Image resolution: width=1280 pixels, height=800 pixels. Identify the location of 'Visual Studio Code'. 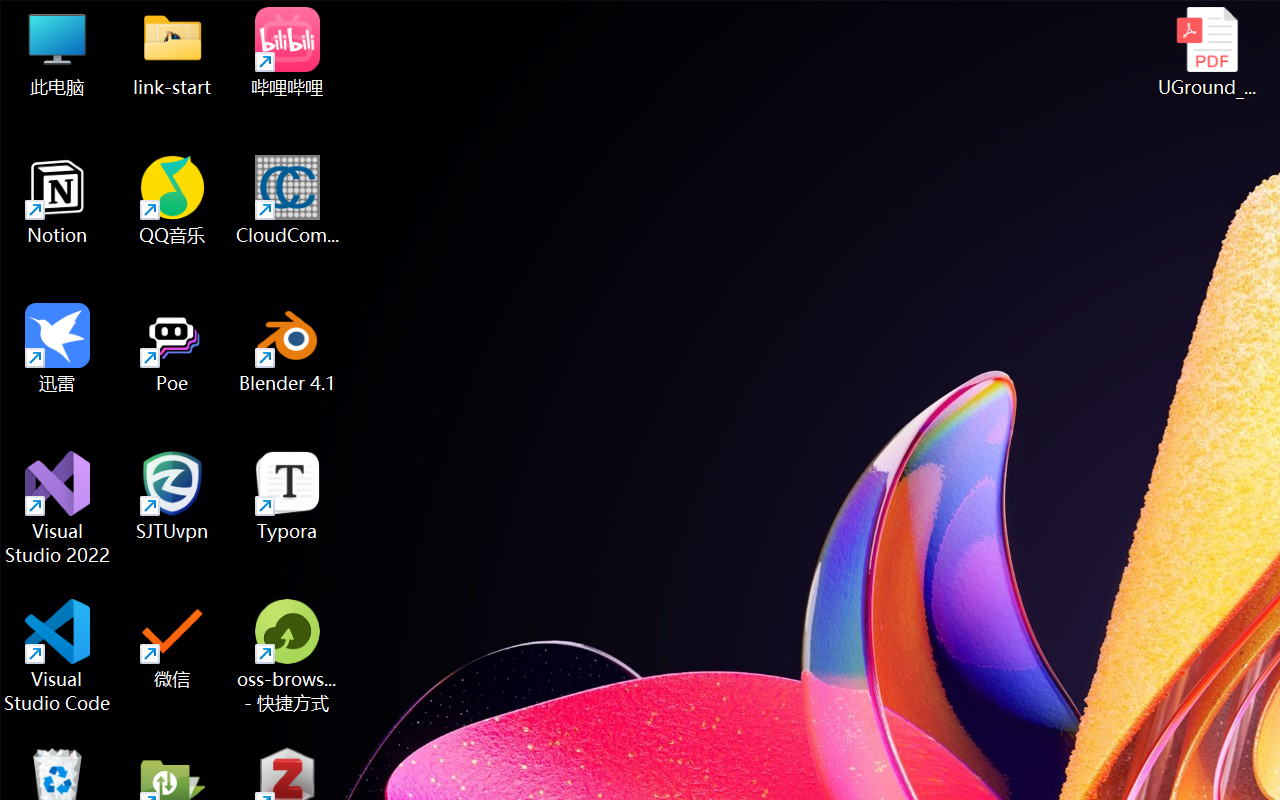
(57, 655).